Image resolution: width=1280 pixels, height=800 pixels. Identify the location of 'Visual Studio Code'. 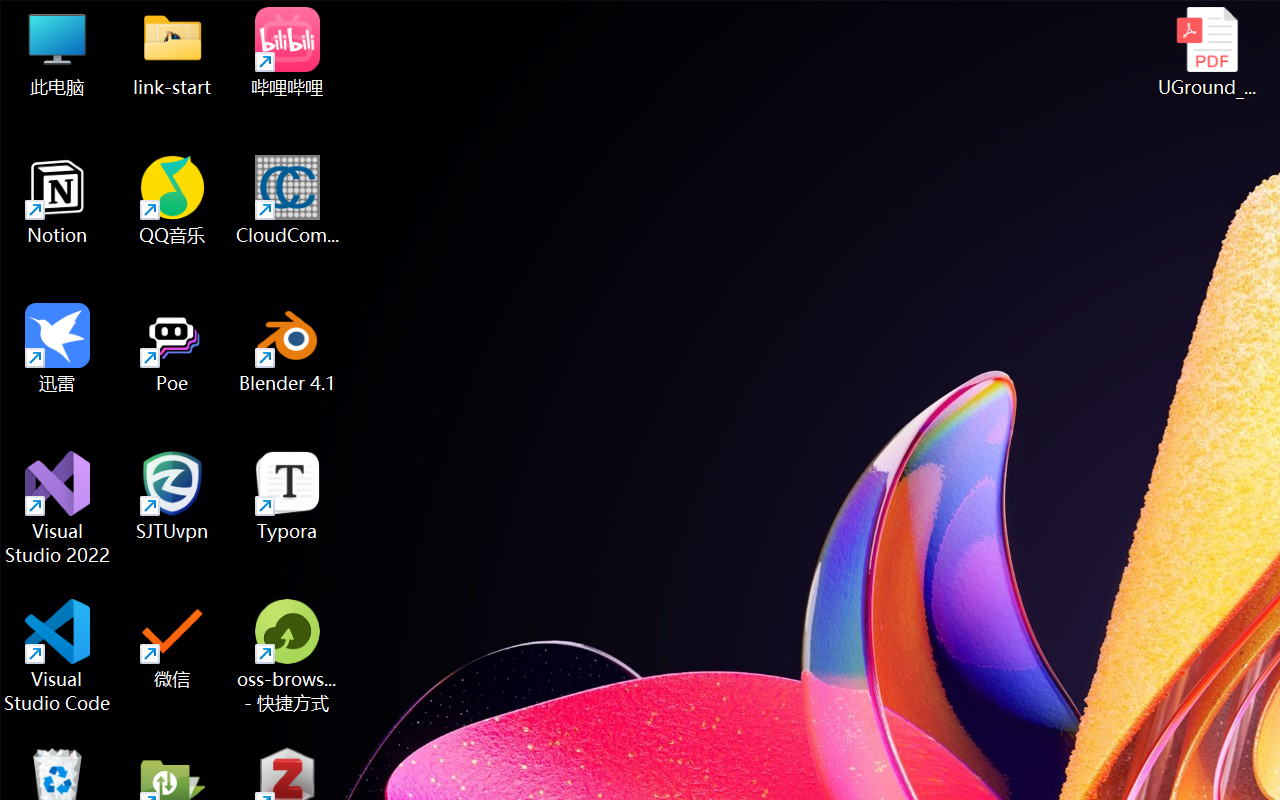
(57, 655).